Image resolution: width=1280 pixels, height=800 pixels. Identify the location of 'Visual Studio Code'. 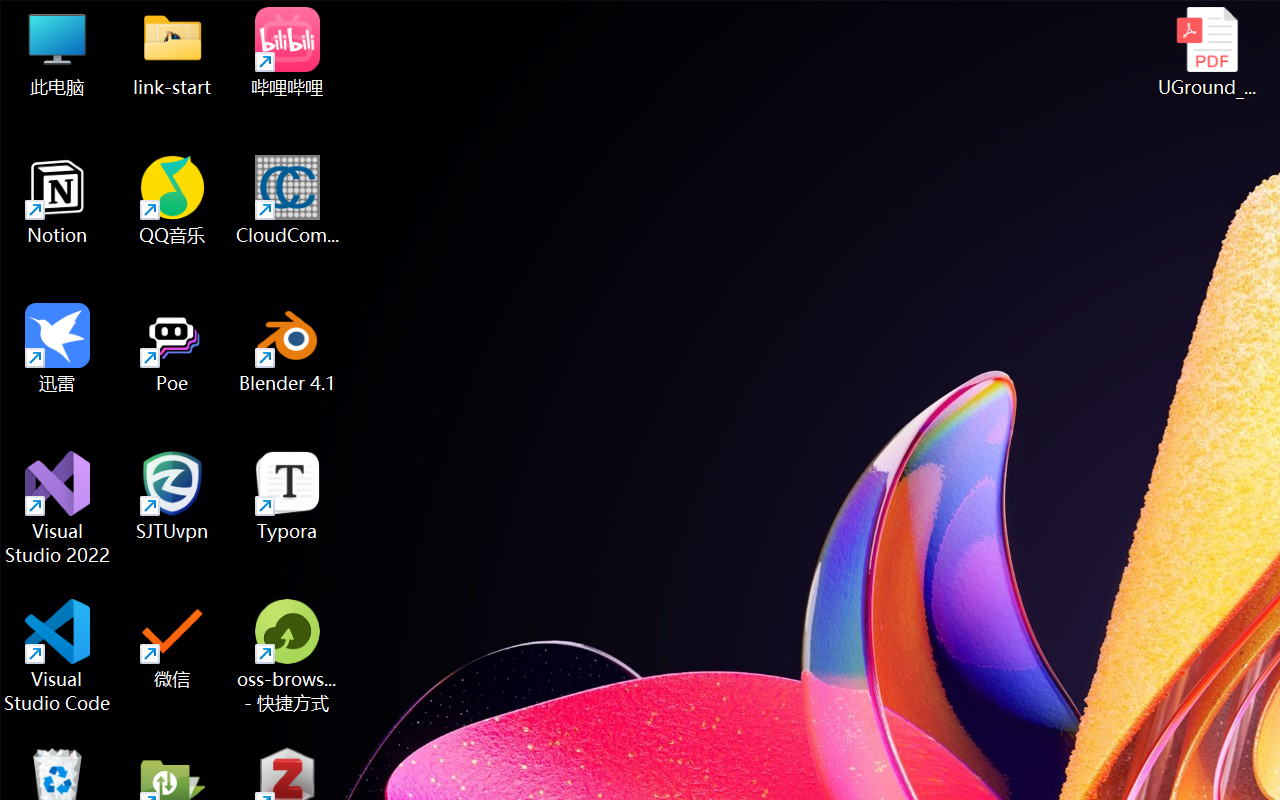
(57, 655).